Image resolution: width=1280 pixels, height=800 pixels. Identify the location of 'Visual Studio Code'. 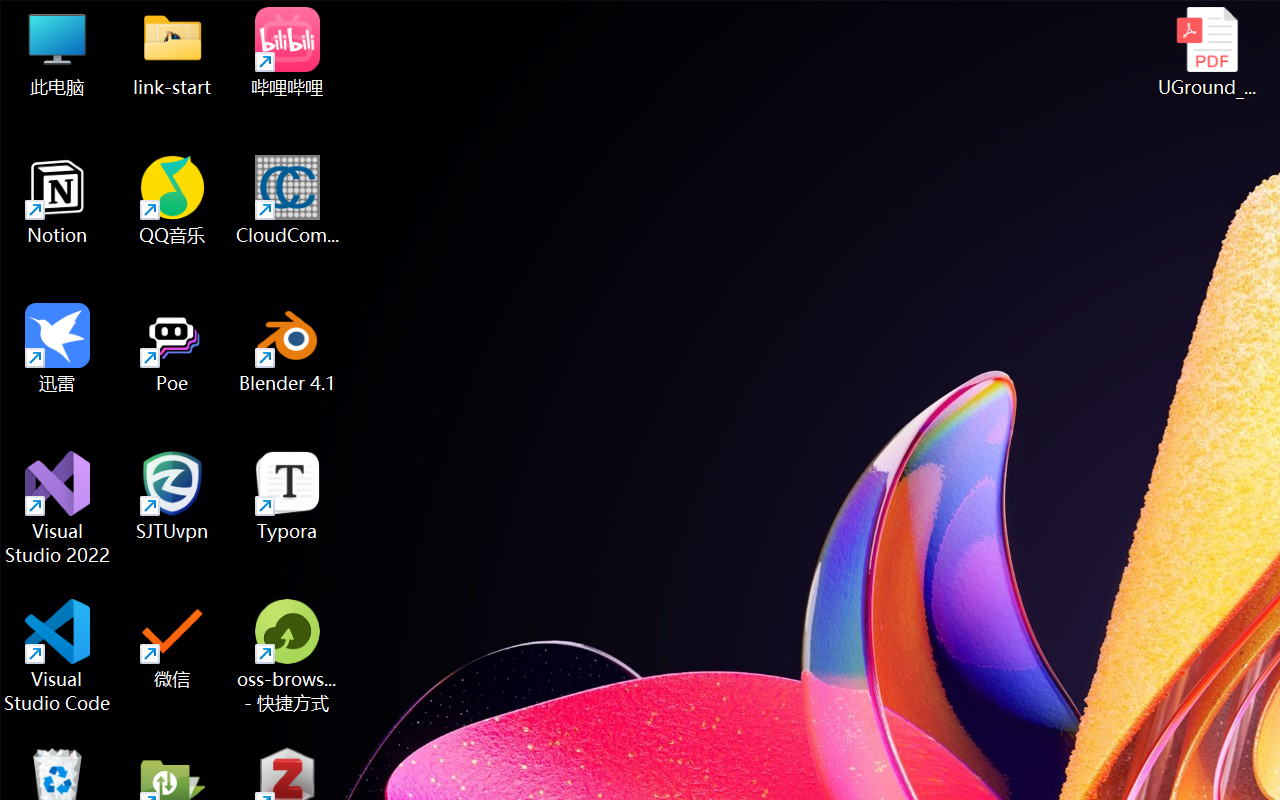
(57, 655).